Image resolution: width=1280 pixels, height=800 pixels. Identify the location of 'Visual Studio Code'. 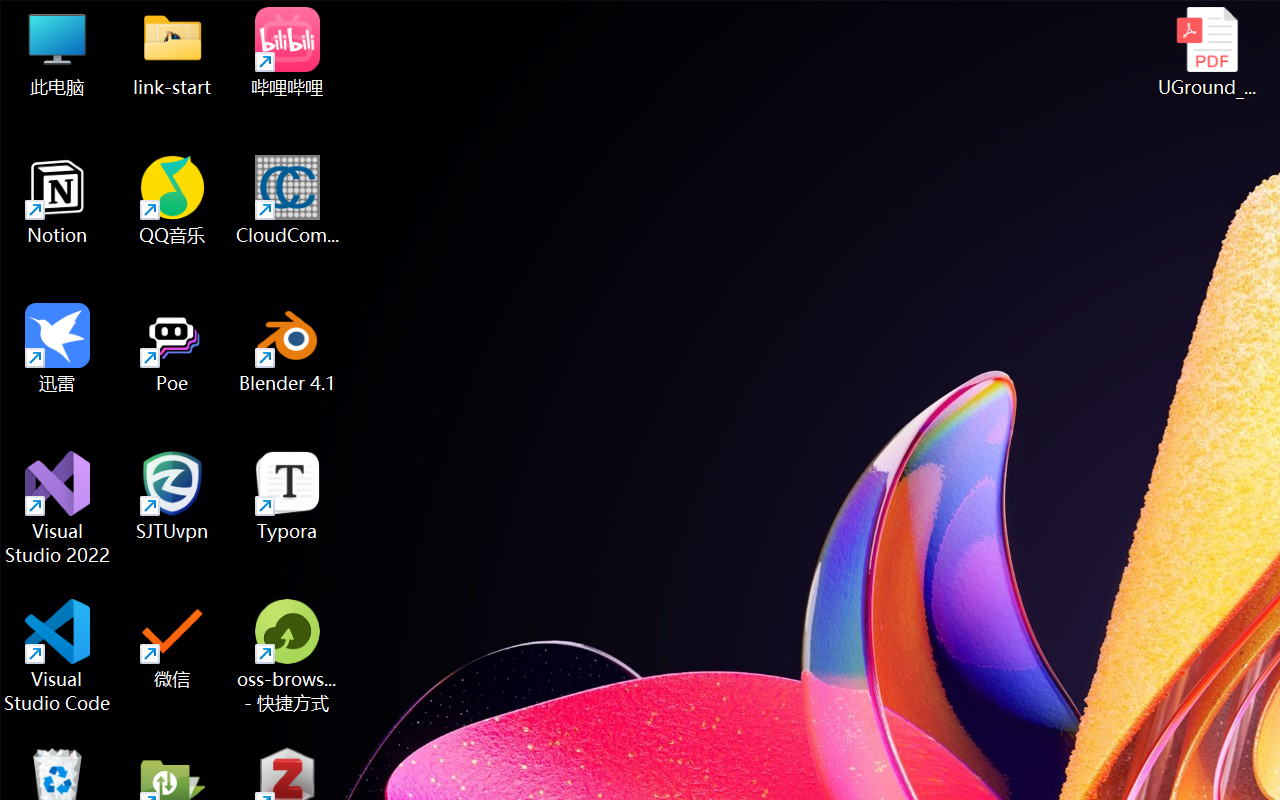
(57, 655).